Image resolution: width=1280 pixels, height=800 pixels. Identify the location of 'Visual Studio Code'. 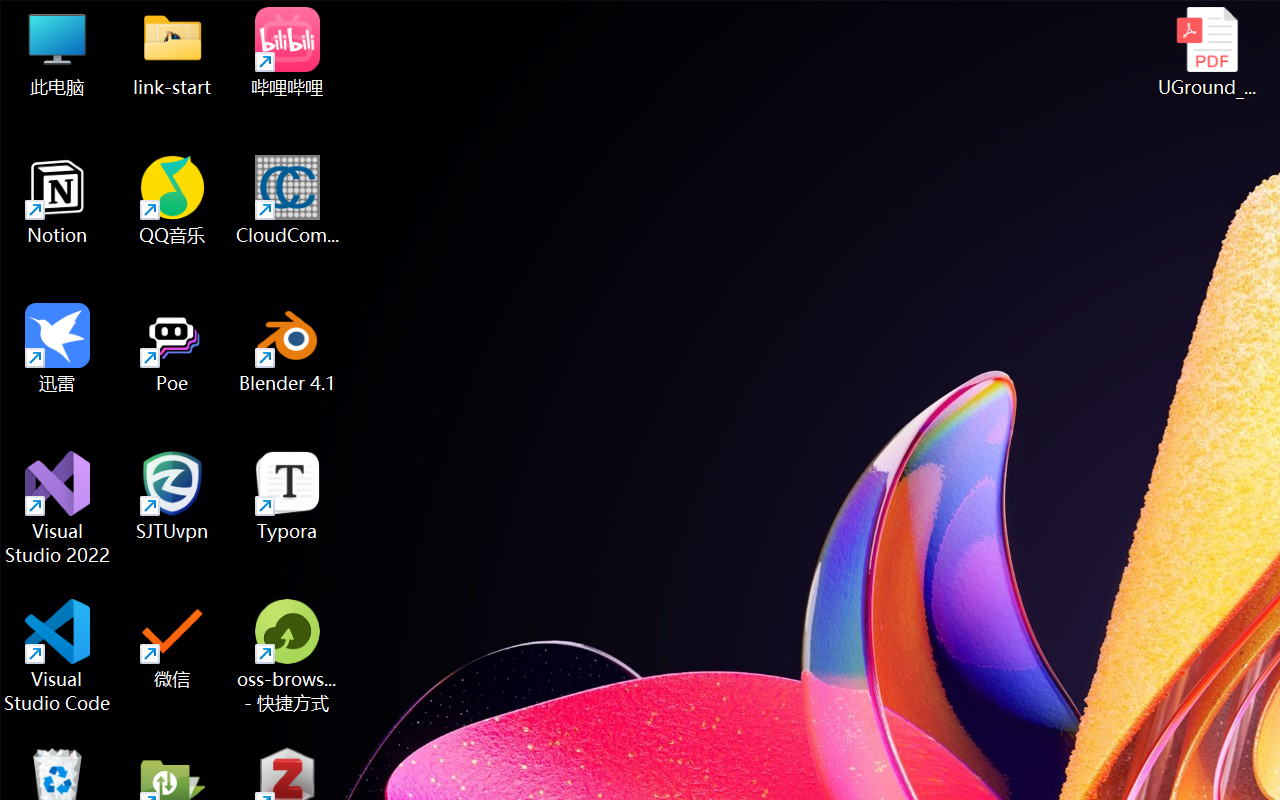
(57, 655).